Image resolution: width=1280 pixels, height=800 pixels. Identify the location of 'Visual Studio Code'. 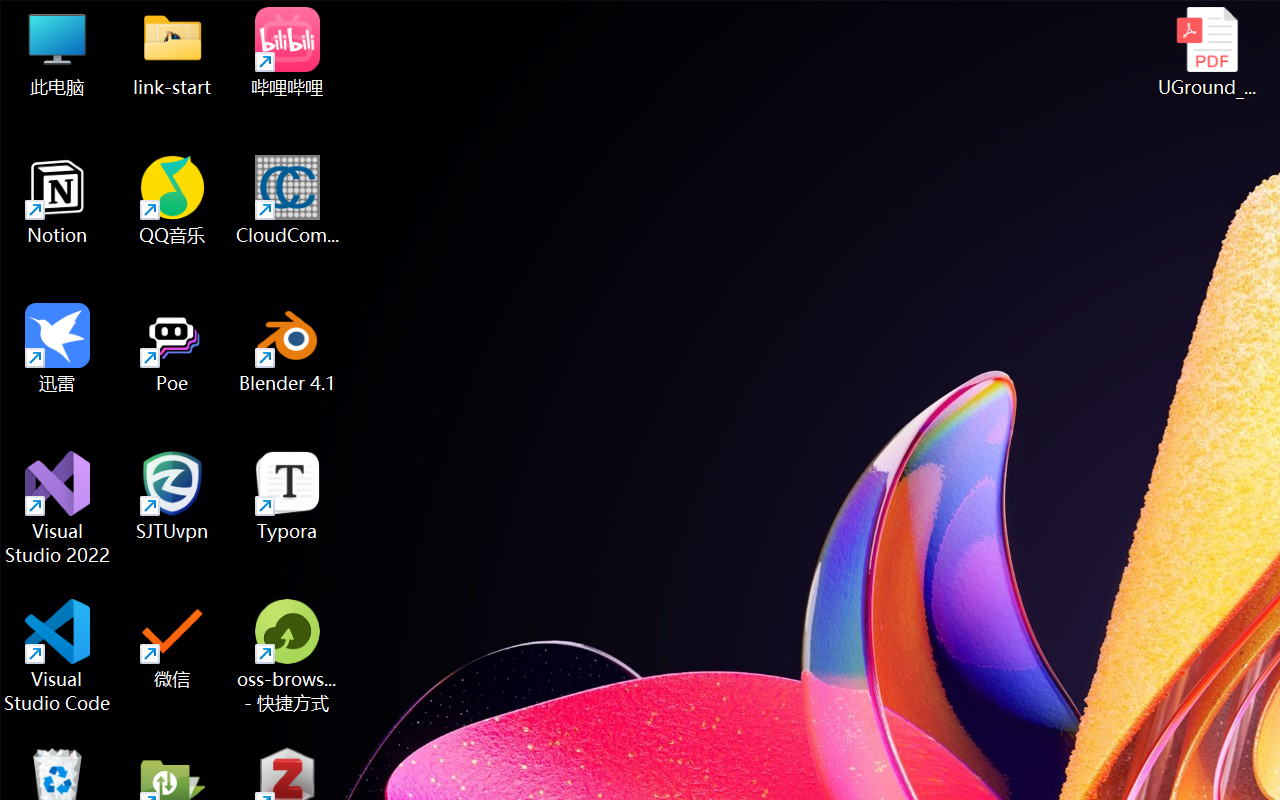
(57, 655).